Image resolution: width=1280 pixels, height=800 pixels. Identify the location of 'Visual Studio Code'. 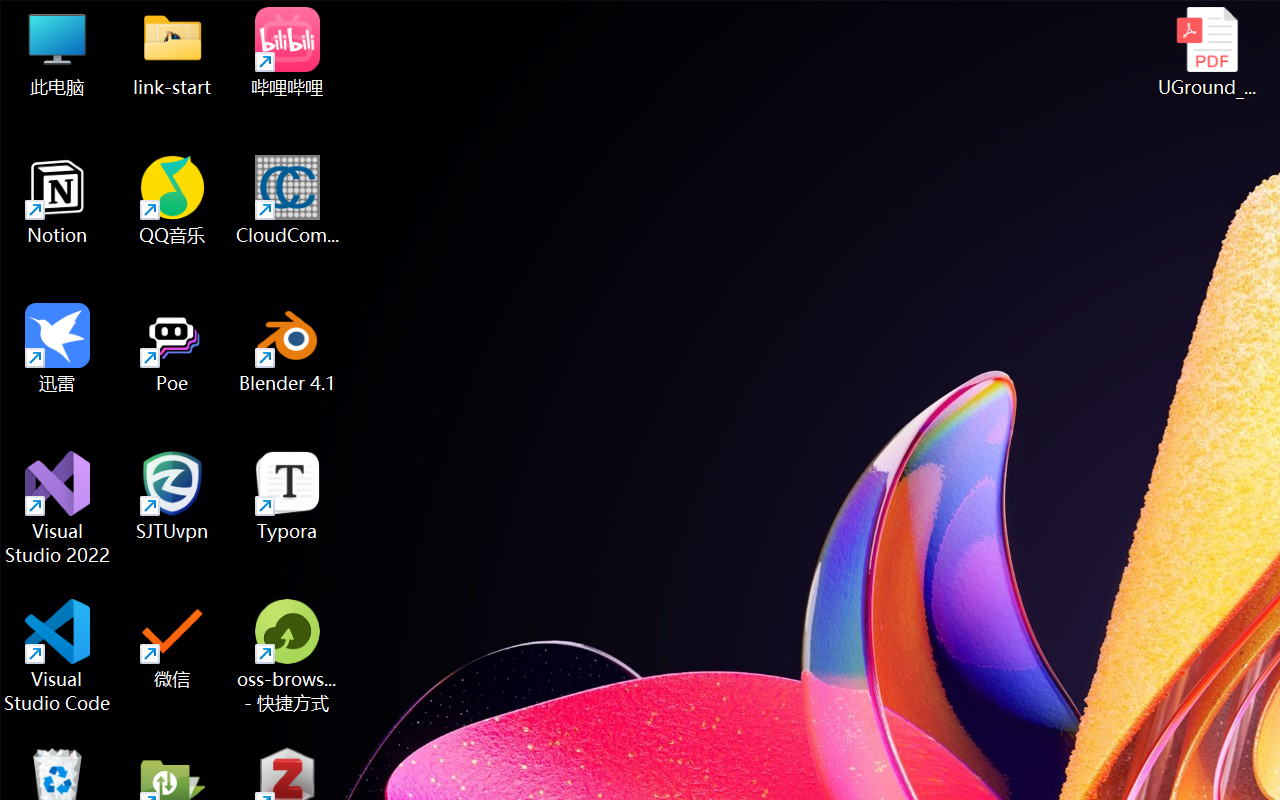
(57, 655).